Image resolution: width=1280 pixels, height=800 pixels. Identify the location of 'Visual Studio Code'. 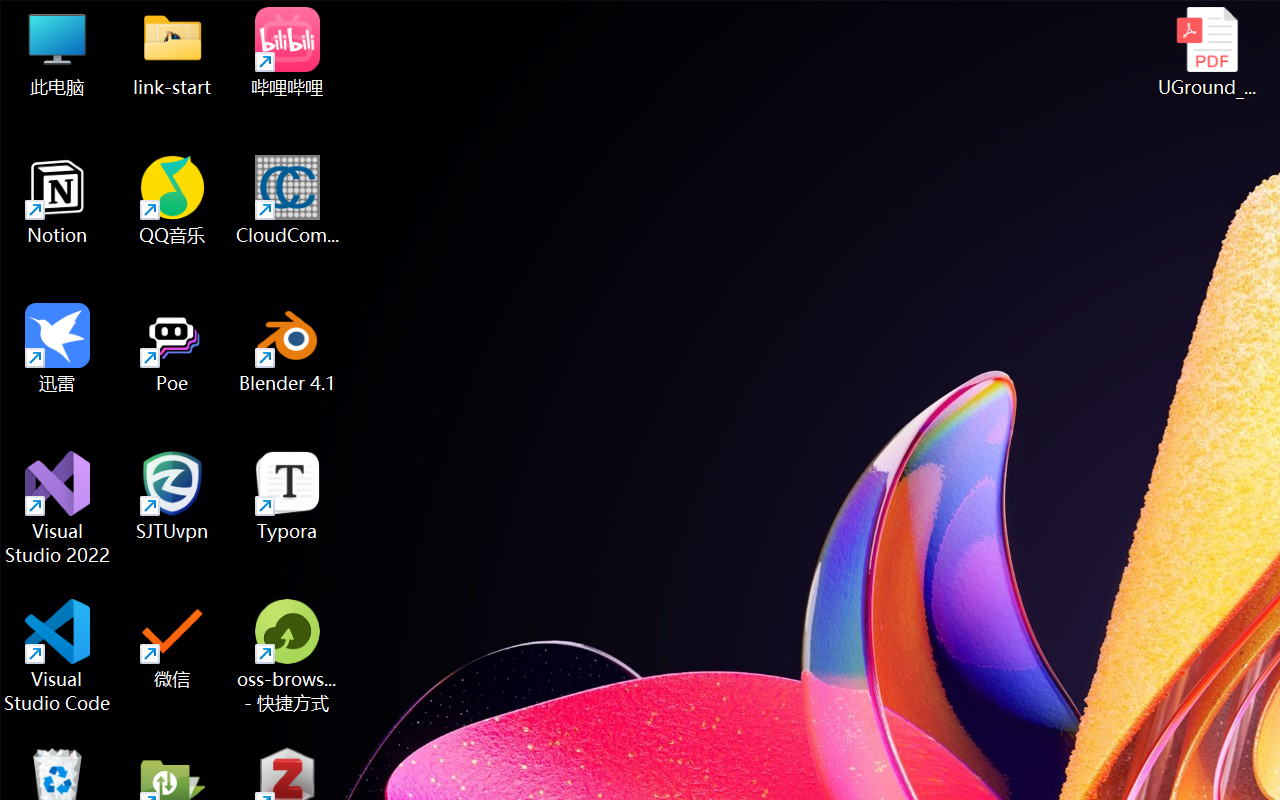
(57, 655).